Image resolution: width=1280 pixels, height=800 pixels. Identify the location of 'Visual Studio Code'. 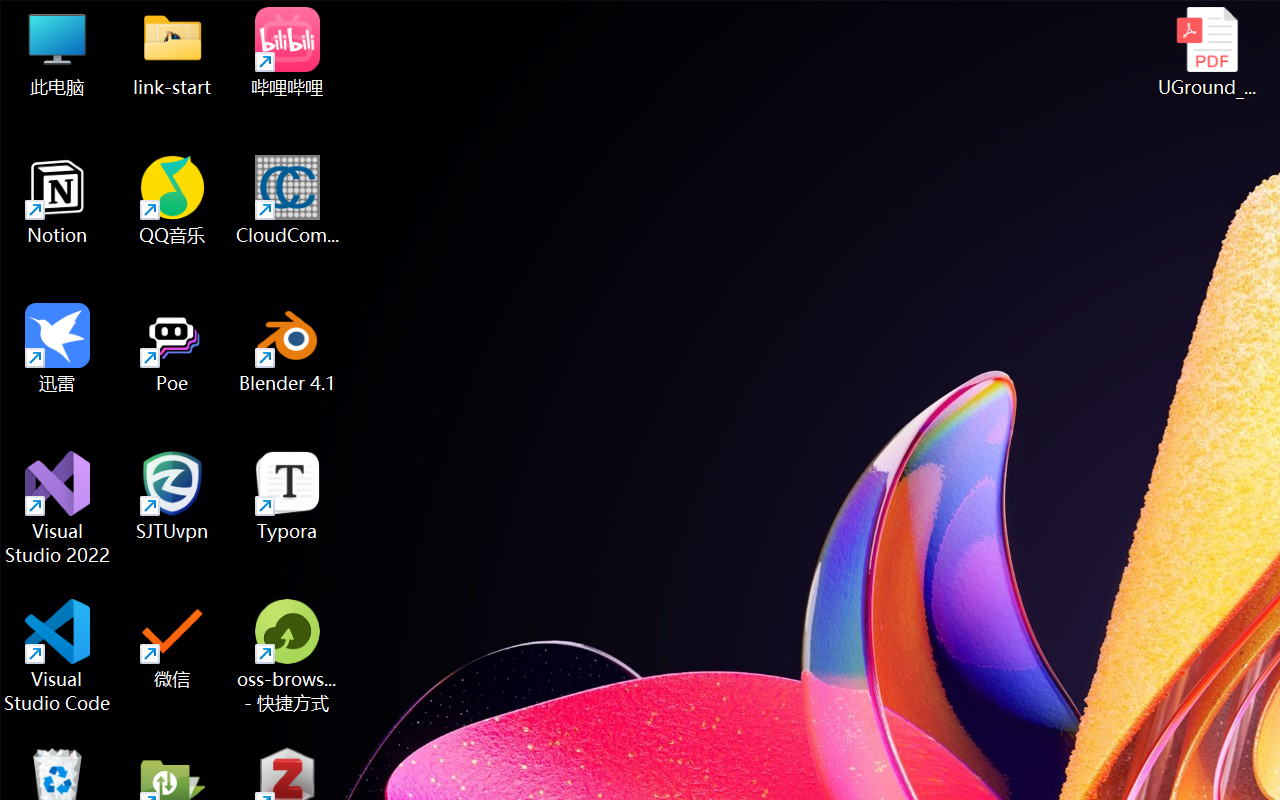
(57, 655).